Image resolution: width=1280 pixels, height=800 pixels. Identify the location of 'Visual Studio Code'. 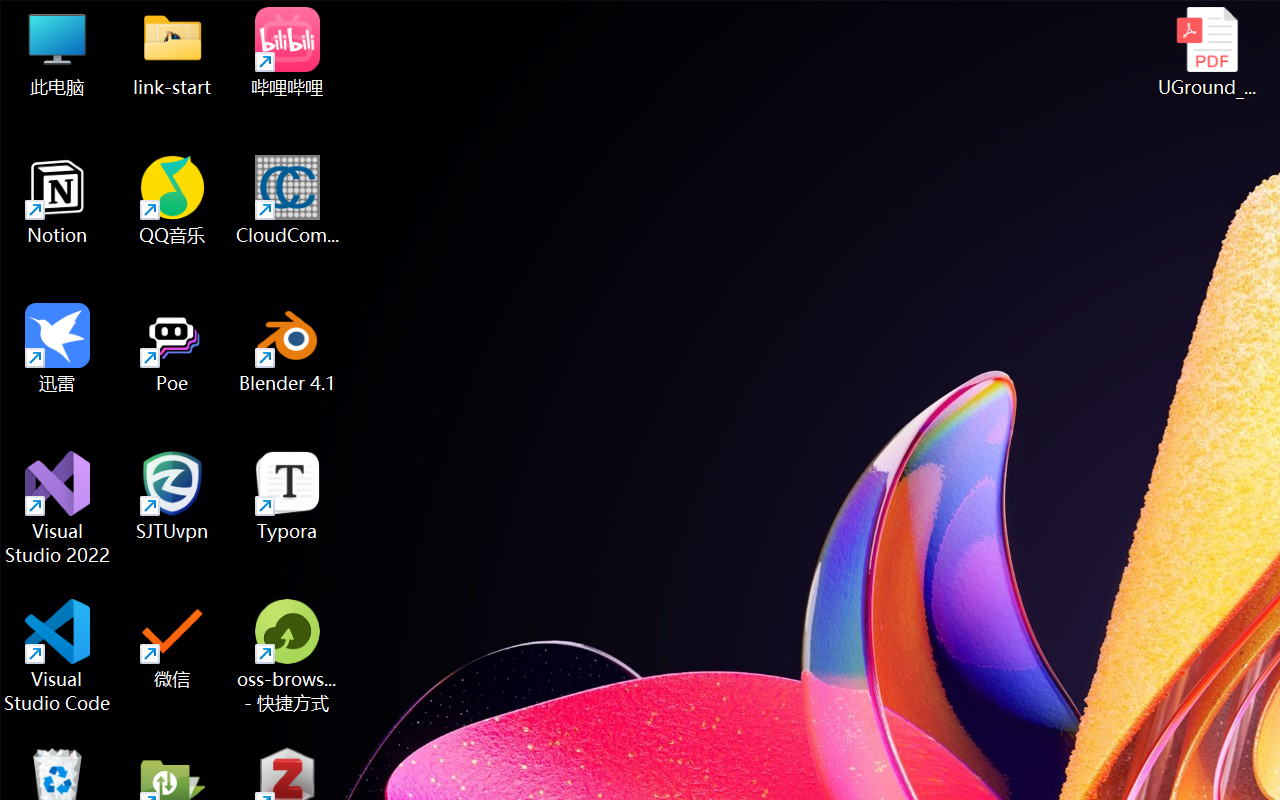
(57, 655).